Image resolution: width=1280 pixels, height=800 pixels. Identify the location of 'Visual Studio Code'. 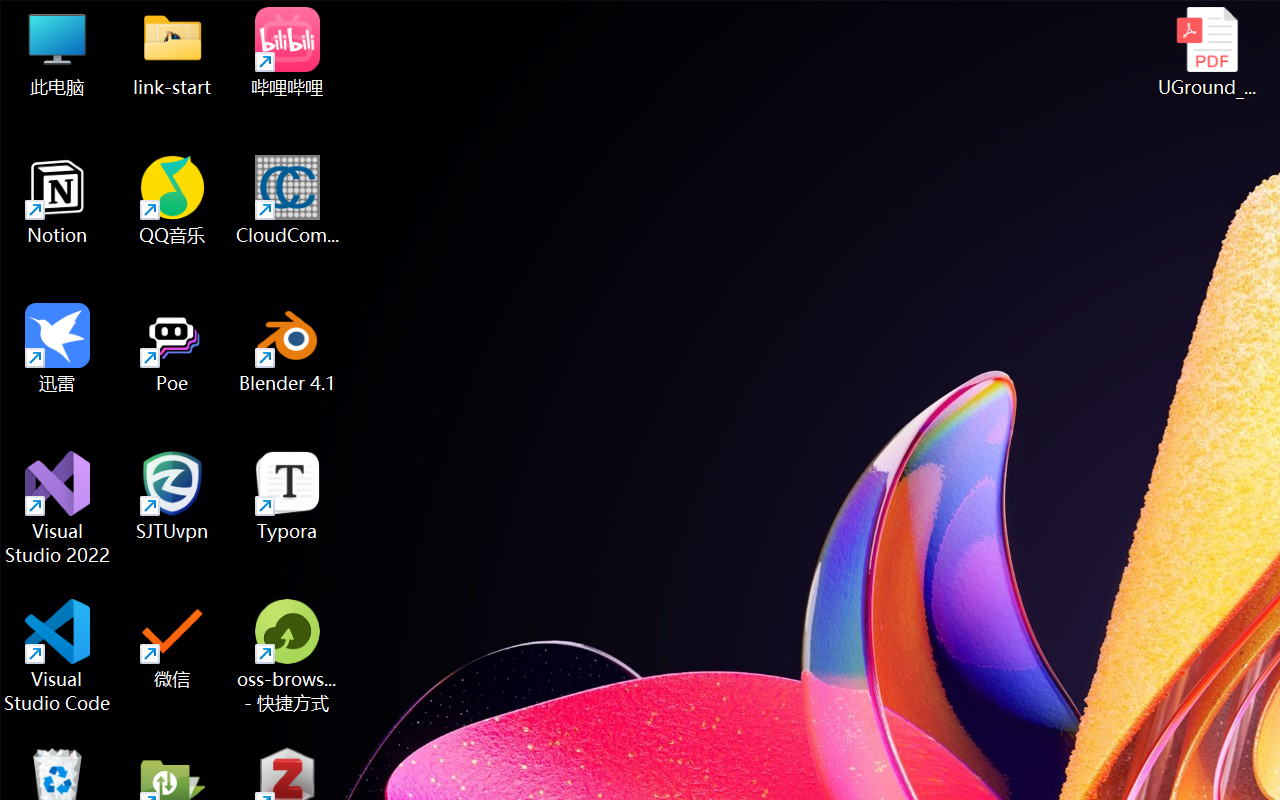
(57, 655).